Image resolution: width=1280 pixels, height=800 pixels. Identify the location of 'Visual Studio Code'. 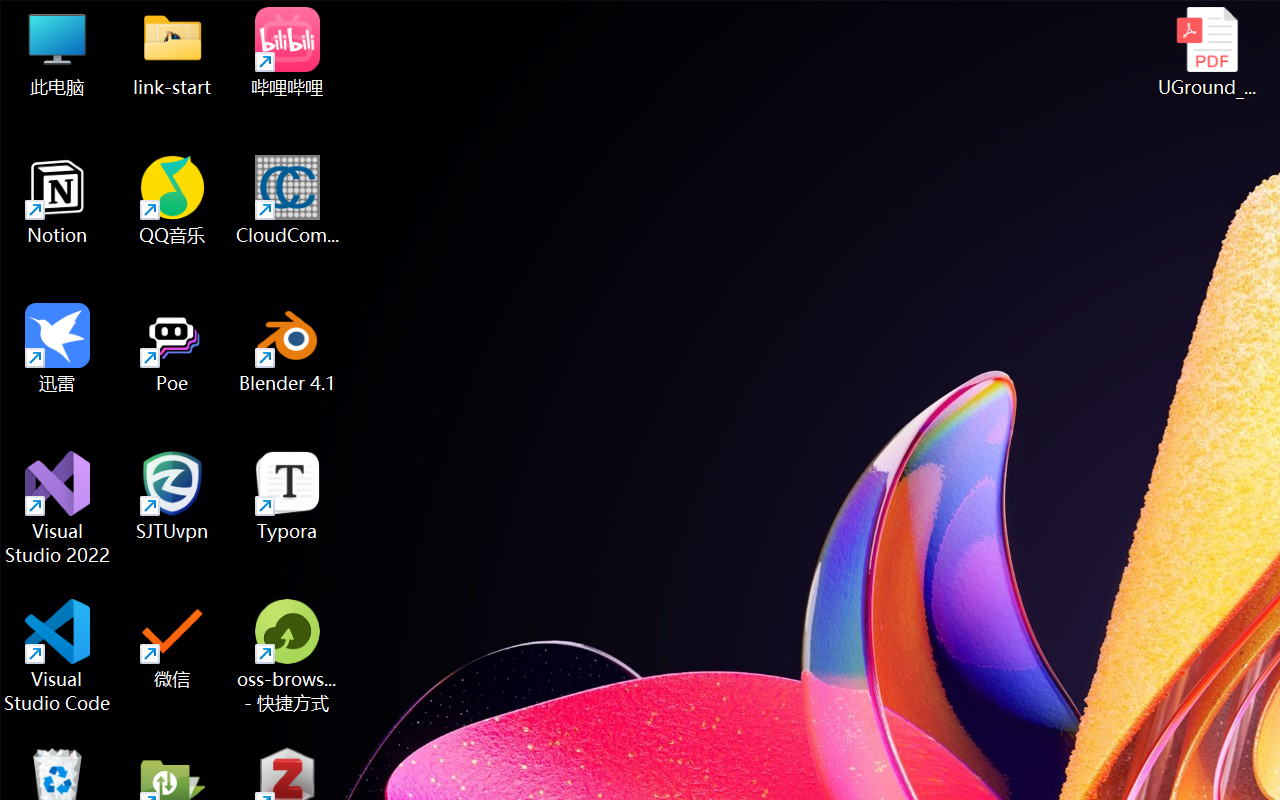
(57, 655).